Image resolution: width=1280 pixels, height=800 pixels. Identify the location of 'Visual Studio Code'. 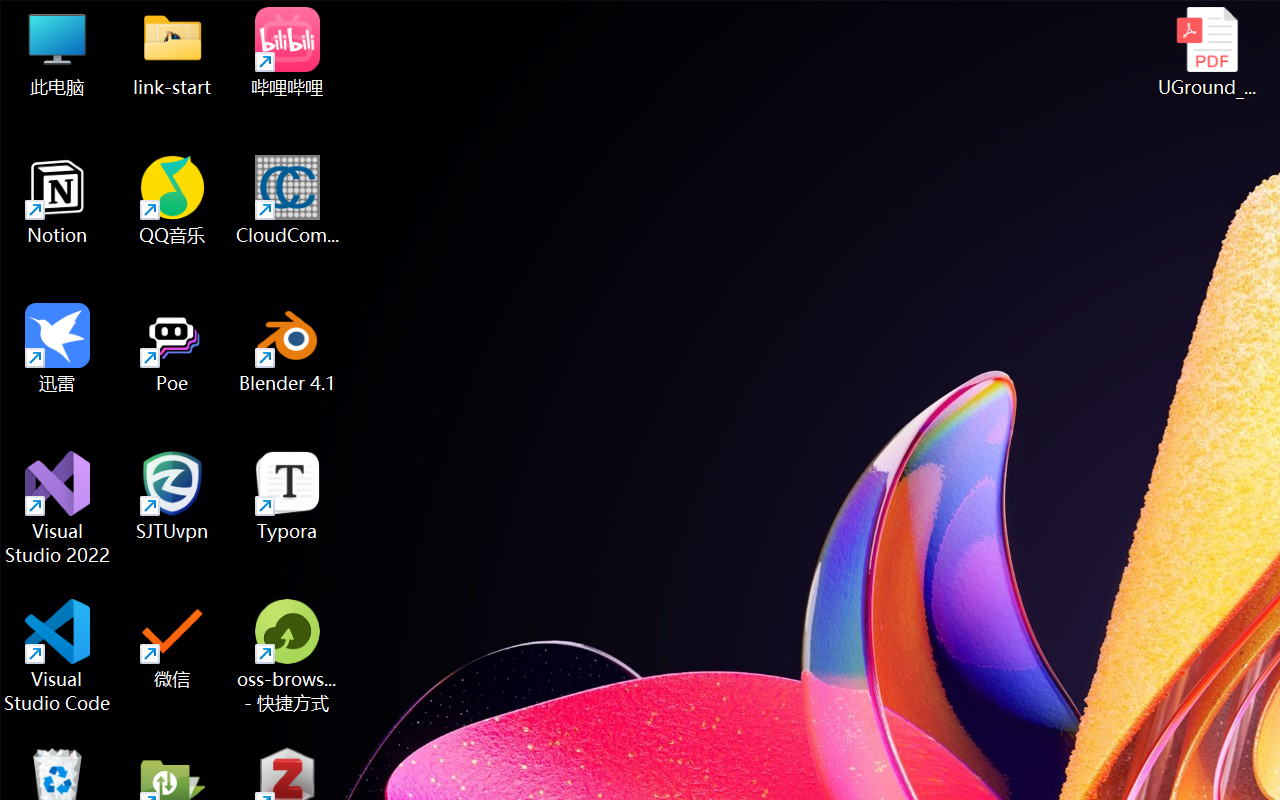
(57, 655).